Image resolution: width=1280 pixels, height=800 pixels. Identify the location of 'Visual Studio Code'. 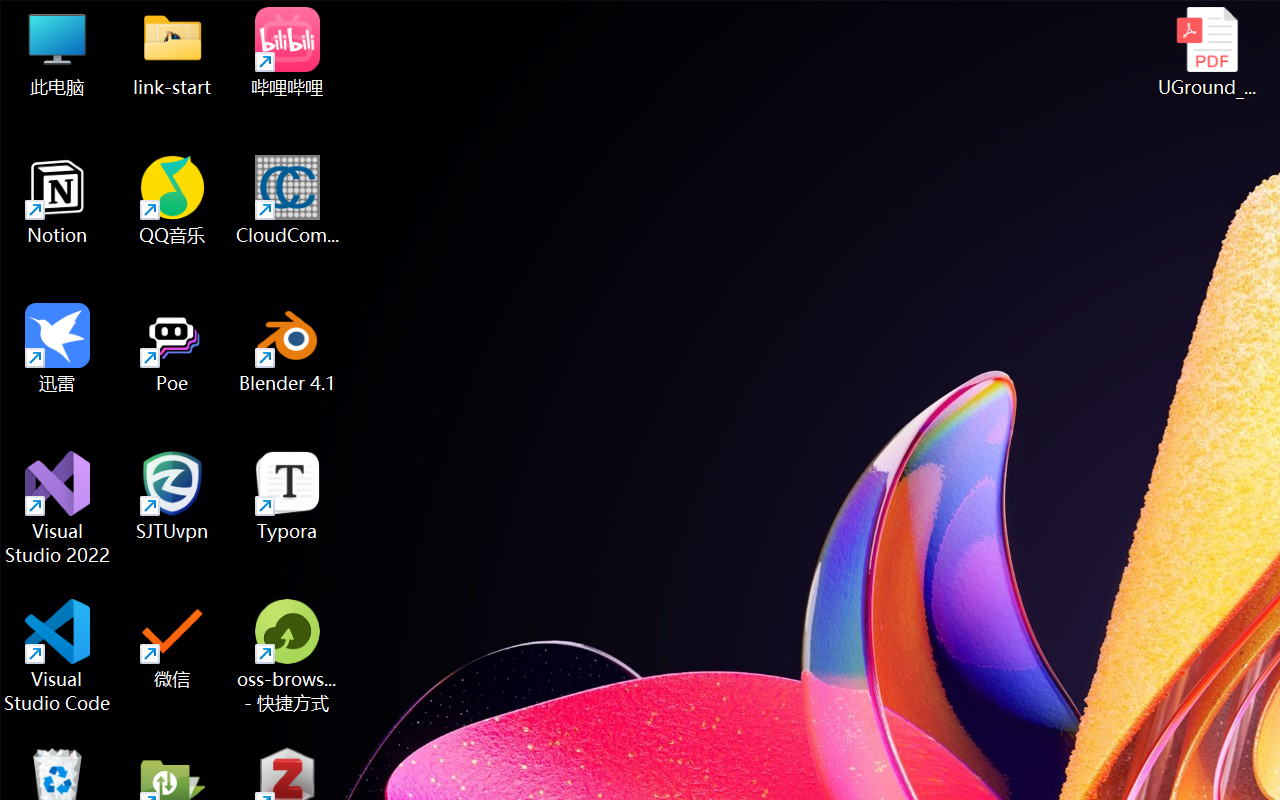
(57, 655).